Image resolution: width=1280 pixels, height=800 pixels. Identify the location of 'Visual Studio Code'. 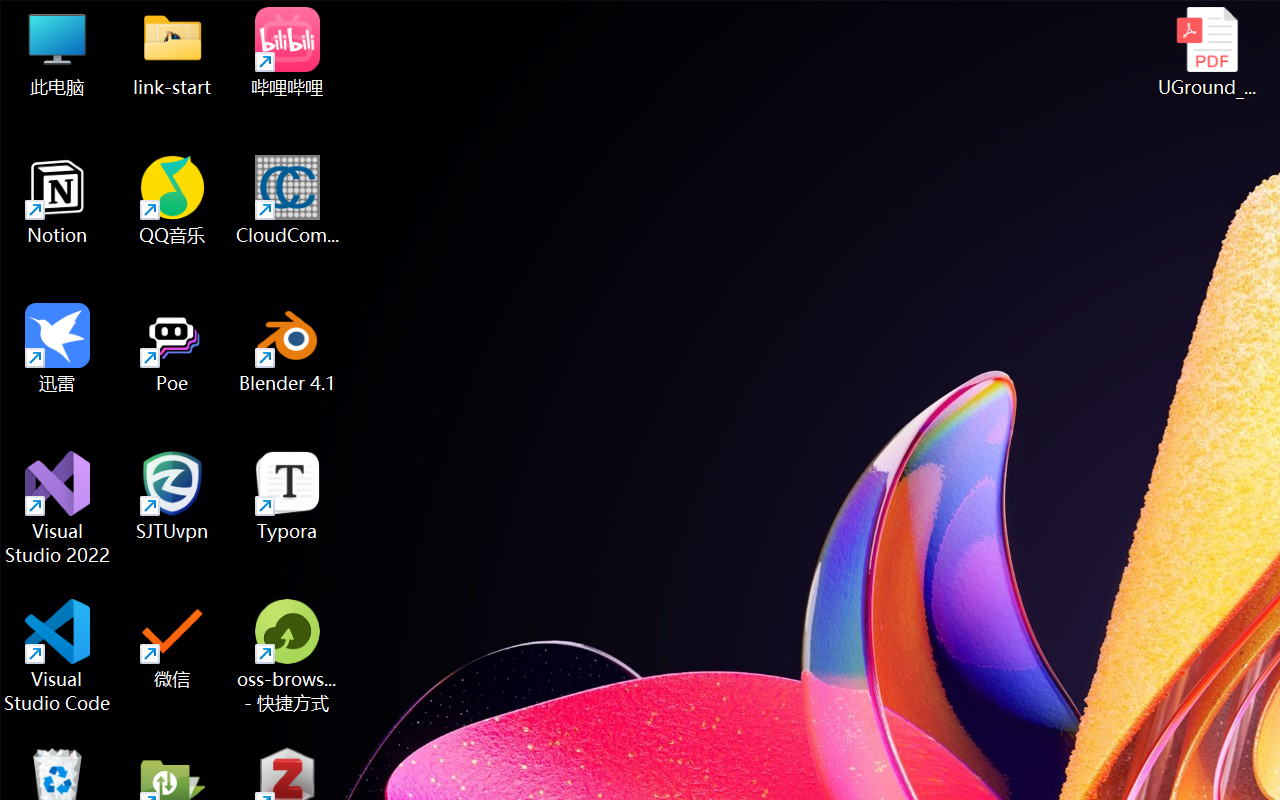
(57, 655).